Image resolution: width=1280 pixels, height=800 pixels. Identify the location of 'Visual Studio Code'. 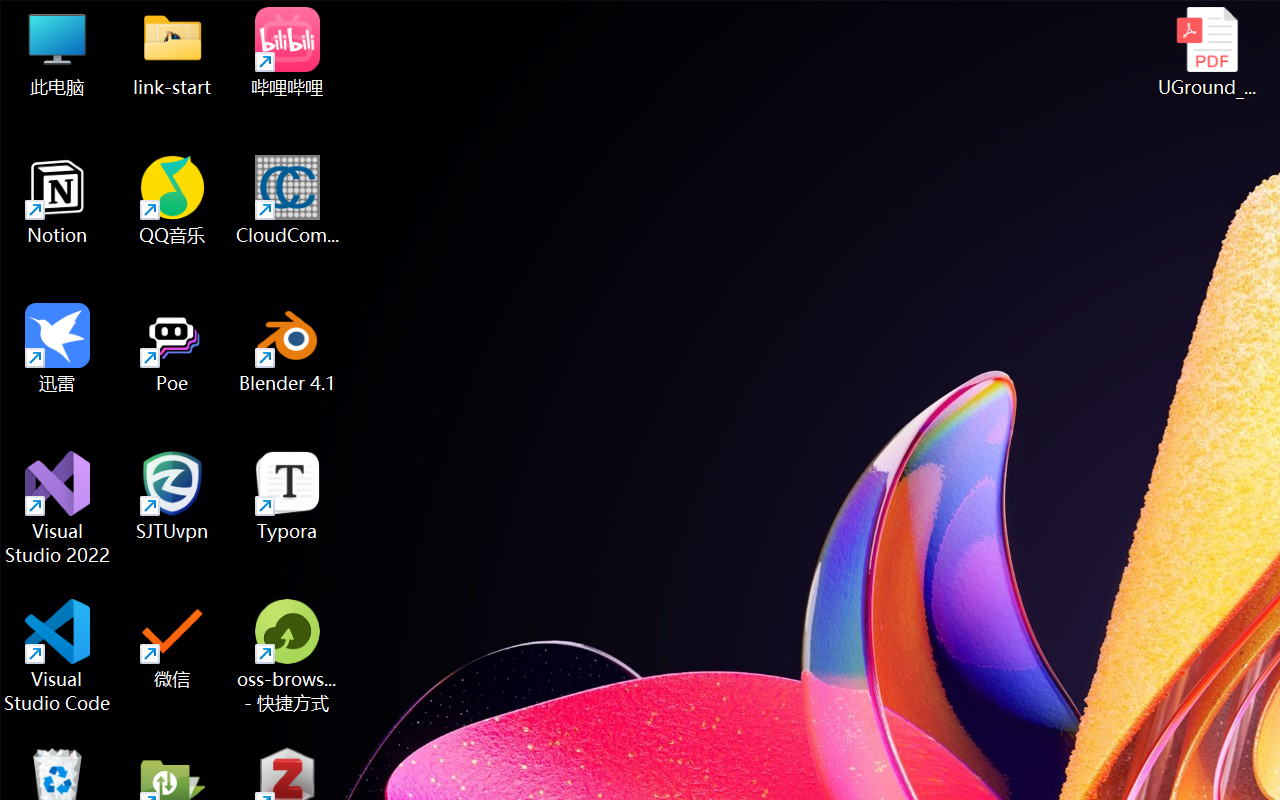
(57, 655).